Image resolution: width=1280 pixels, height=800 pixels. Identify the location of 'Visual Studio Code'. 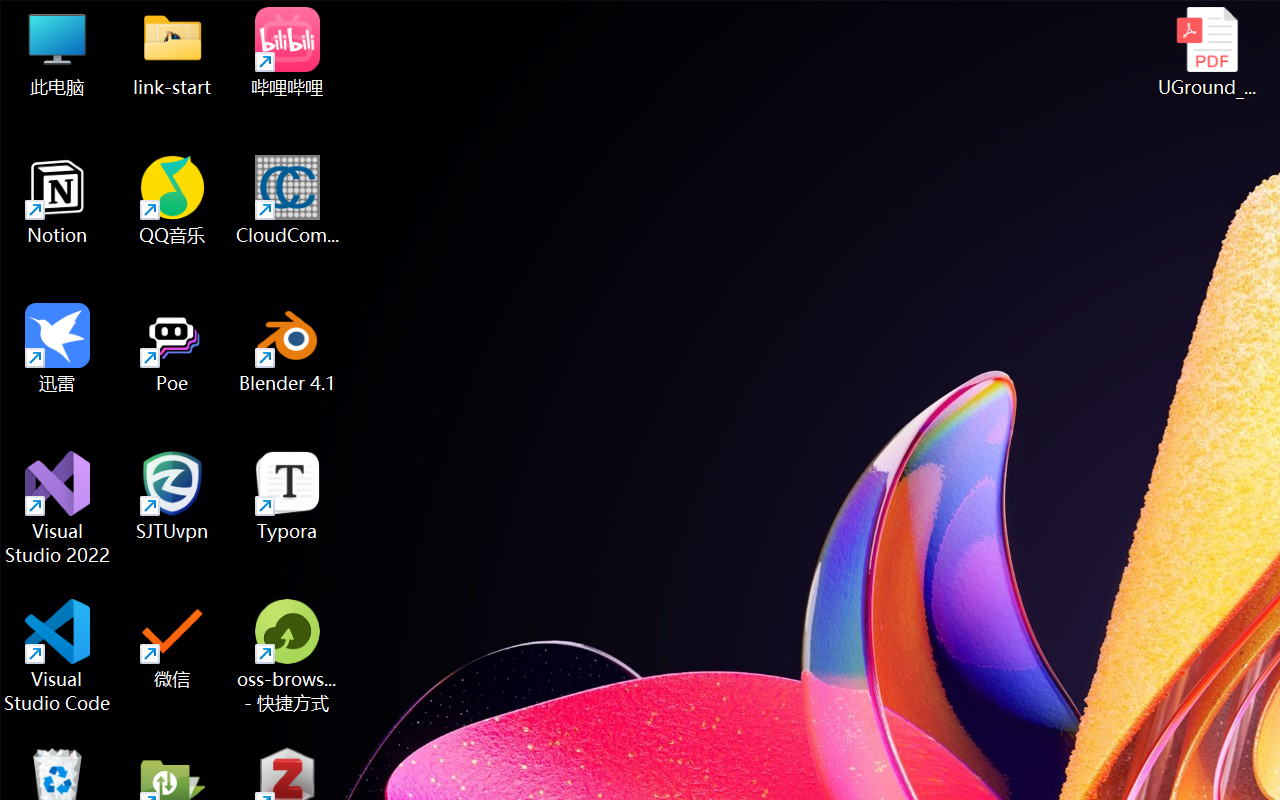
(57, 655).